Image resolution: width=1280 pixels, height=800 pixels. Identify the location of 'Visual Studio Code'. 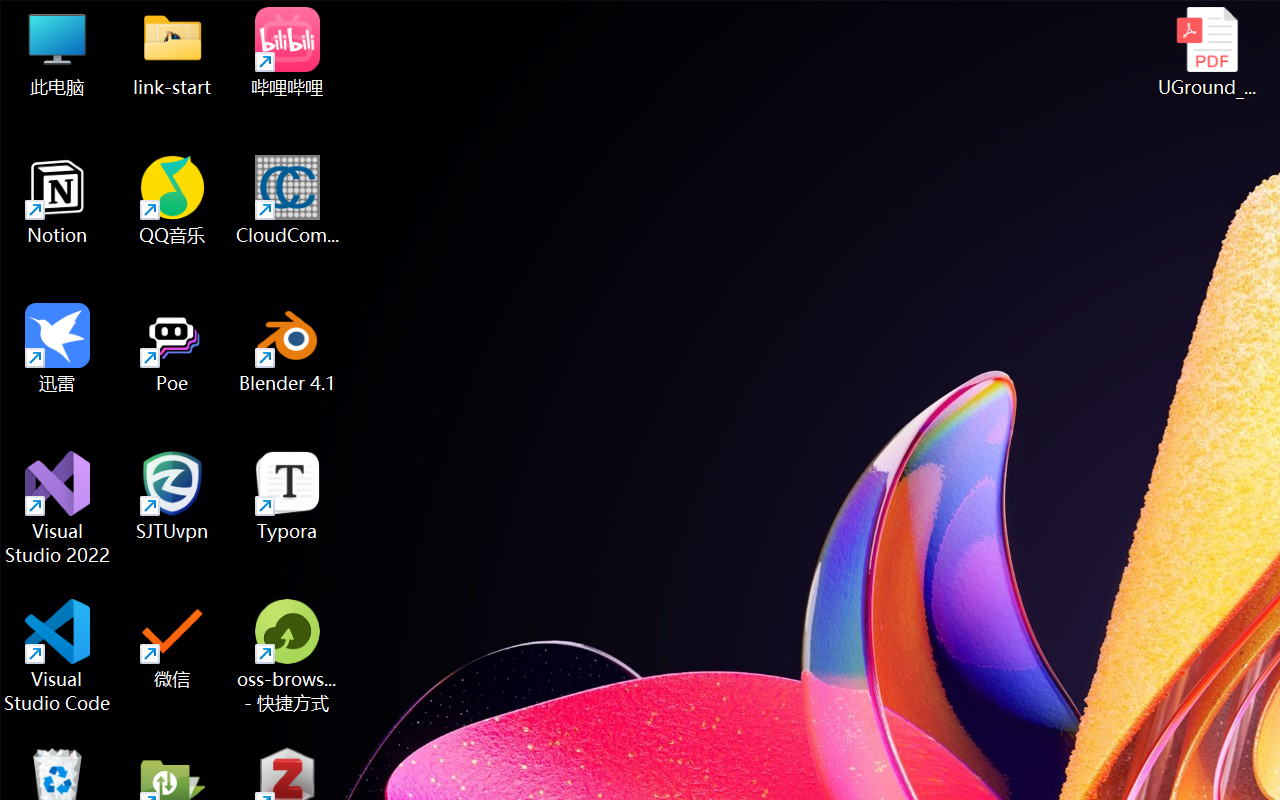
(57, 655).